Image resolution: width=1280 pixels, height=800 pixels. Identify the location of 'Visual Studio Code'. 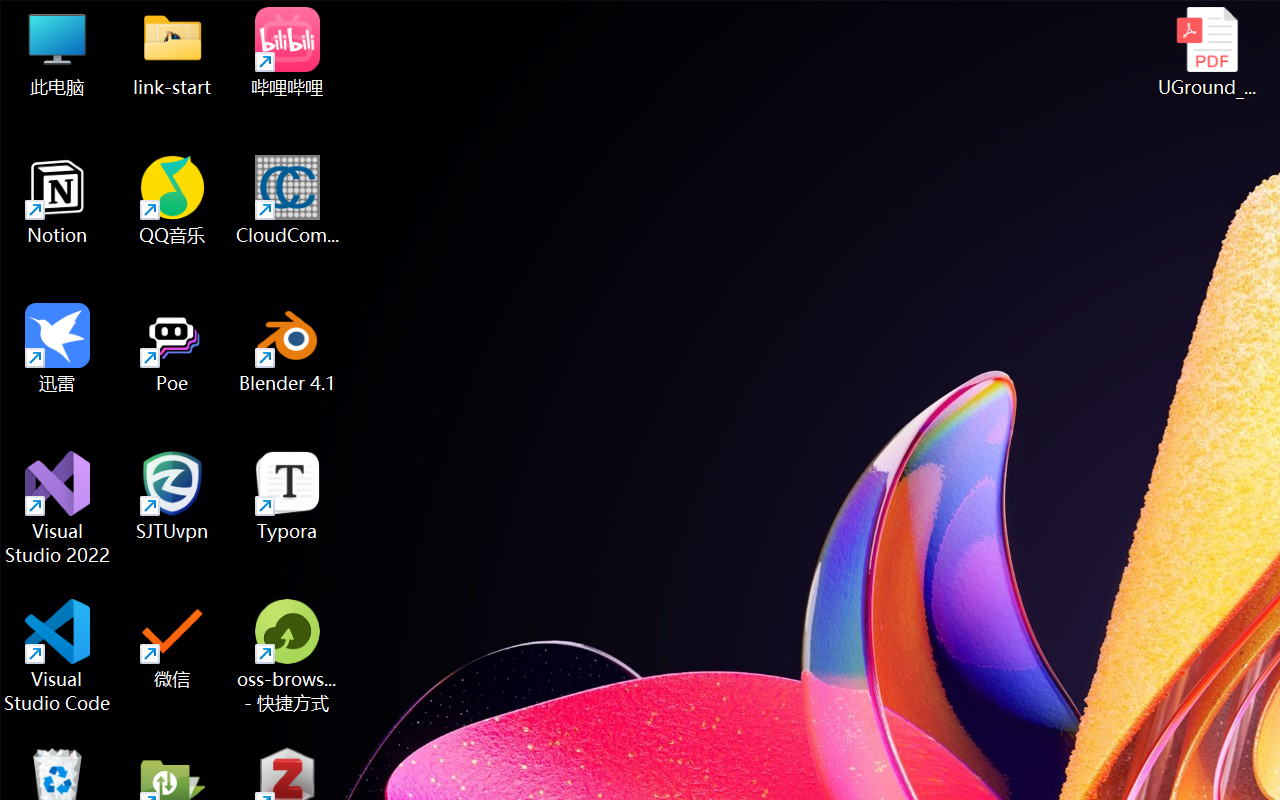
(57, 655).